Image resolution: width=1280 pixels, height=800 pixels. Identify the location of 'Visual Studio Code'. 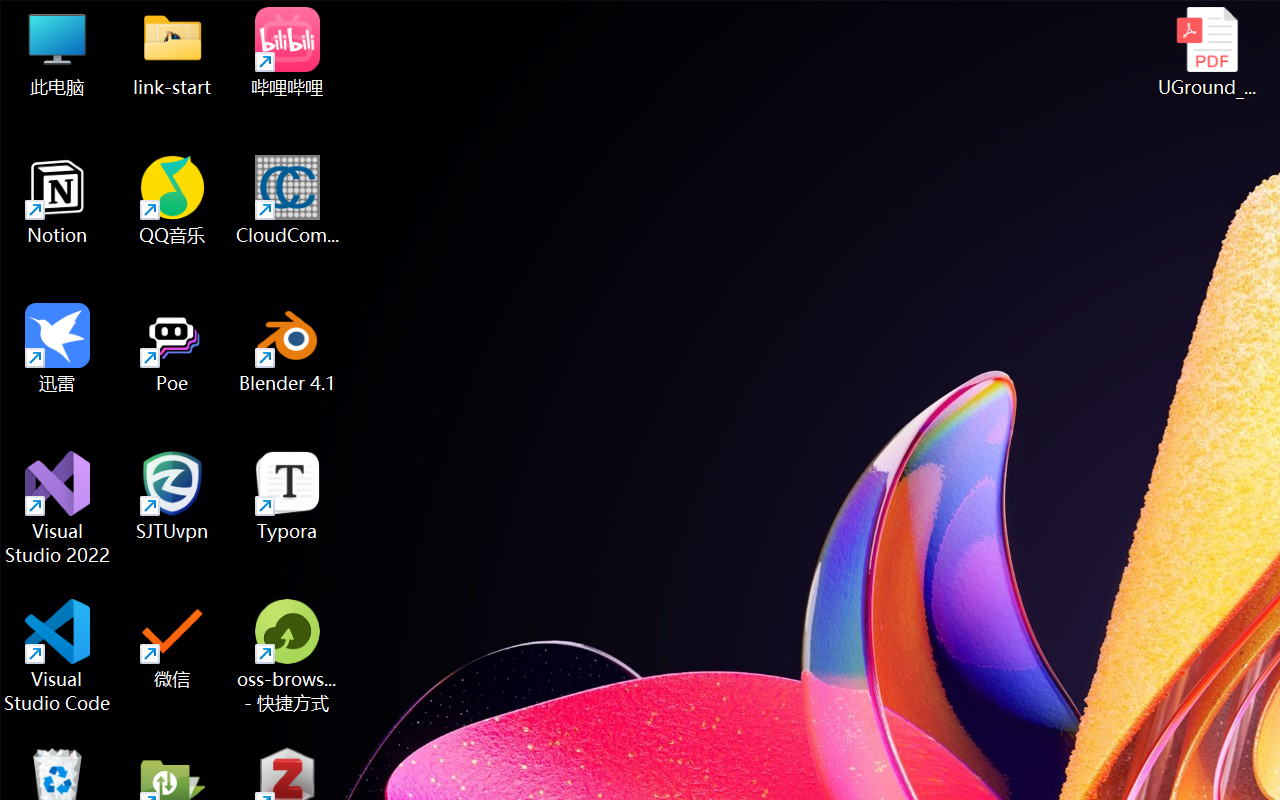
(57, 655).